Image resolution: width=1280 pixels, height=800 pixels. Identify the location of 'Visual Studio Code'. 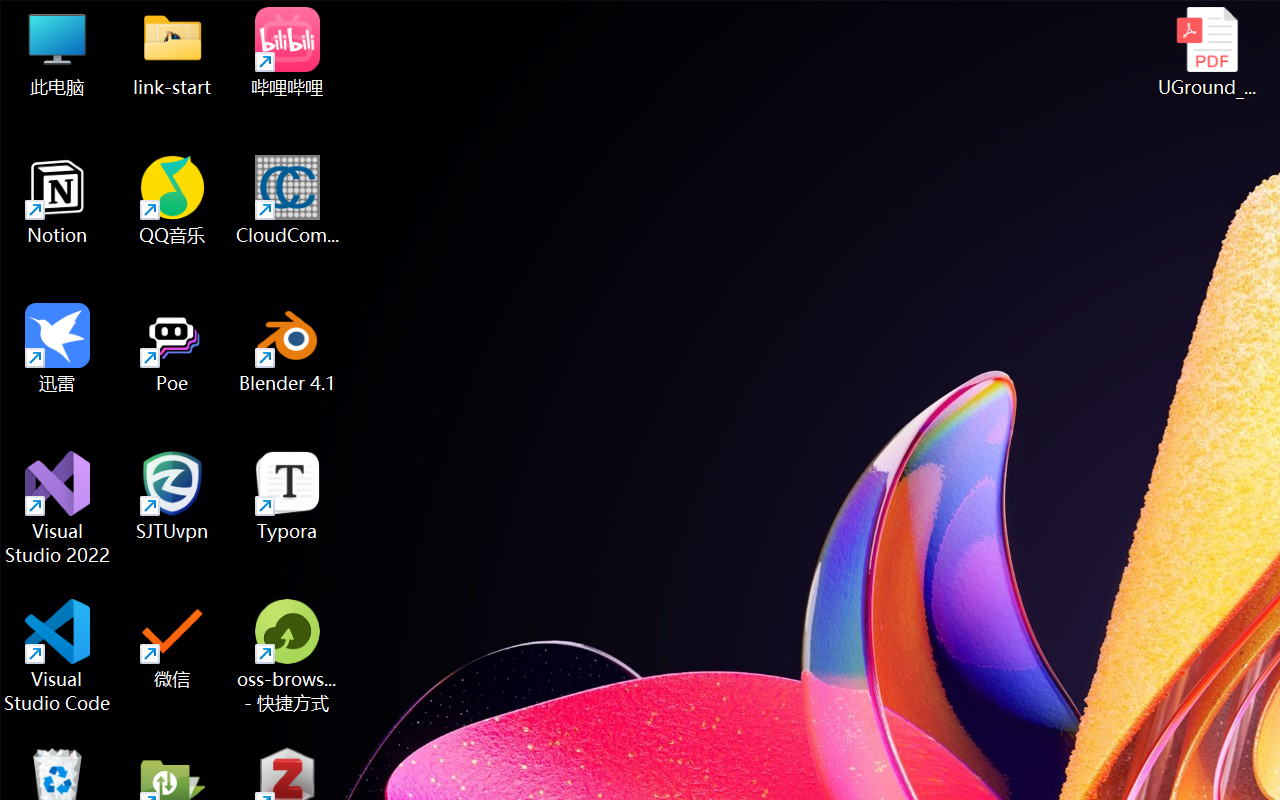
(57, 655).